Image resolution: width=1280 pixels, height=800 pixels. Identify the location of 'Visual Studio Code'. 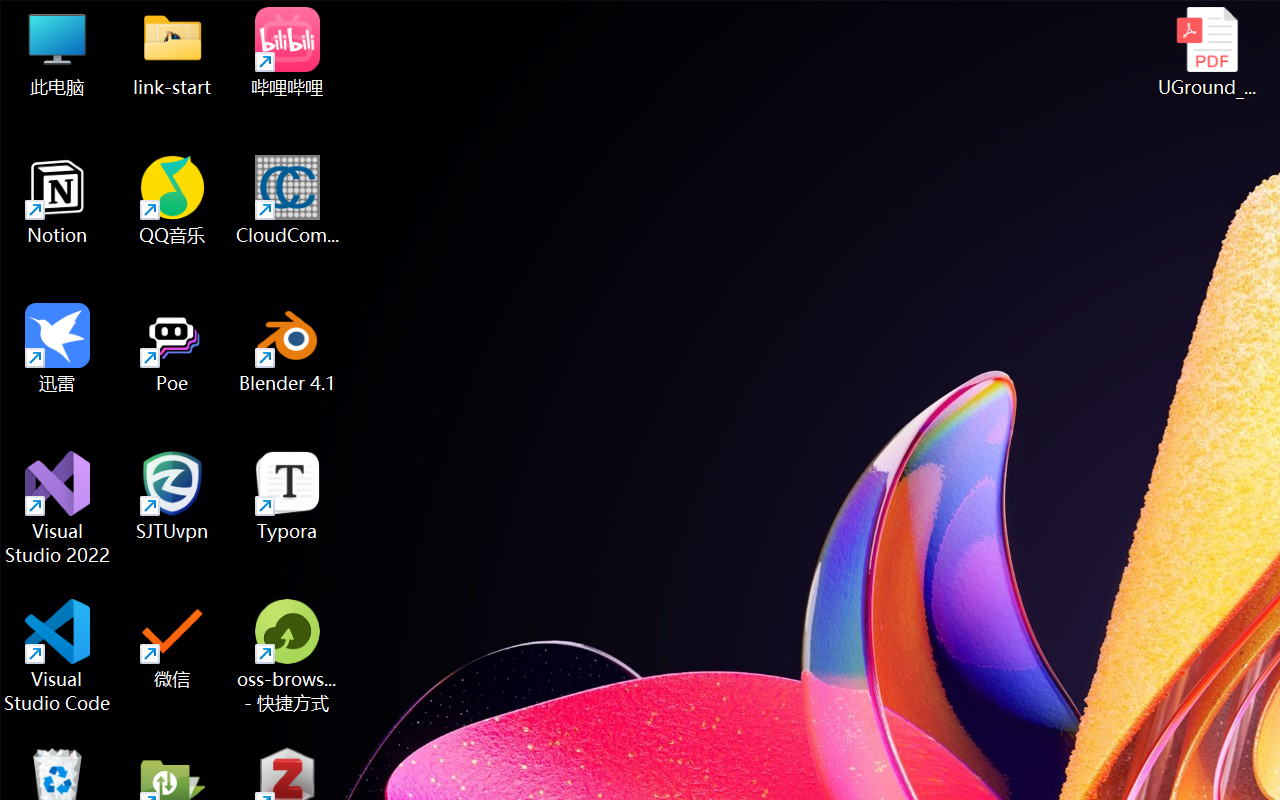
(57, 655).